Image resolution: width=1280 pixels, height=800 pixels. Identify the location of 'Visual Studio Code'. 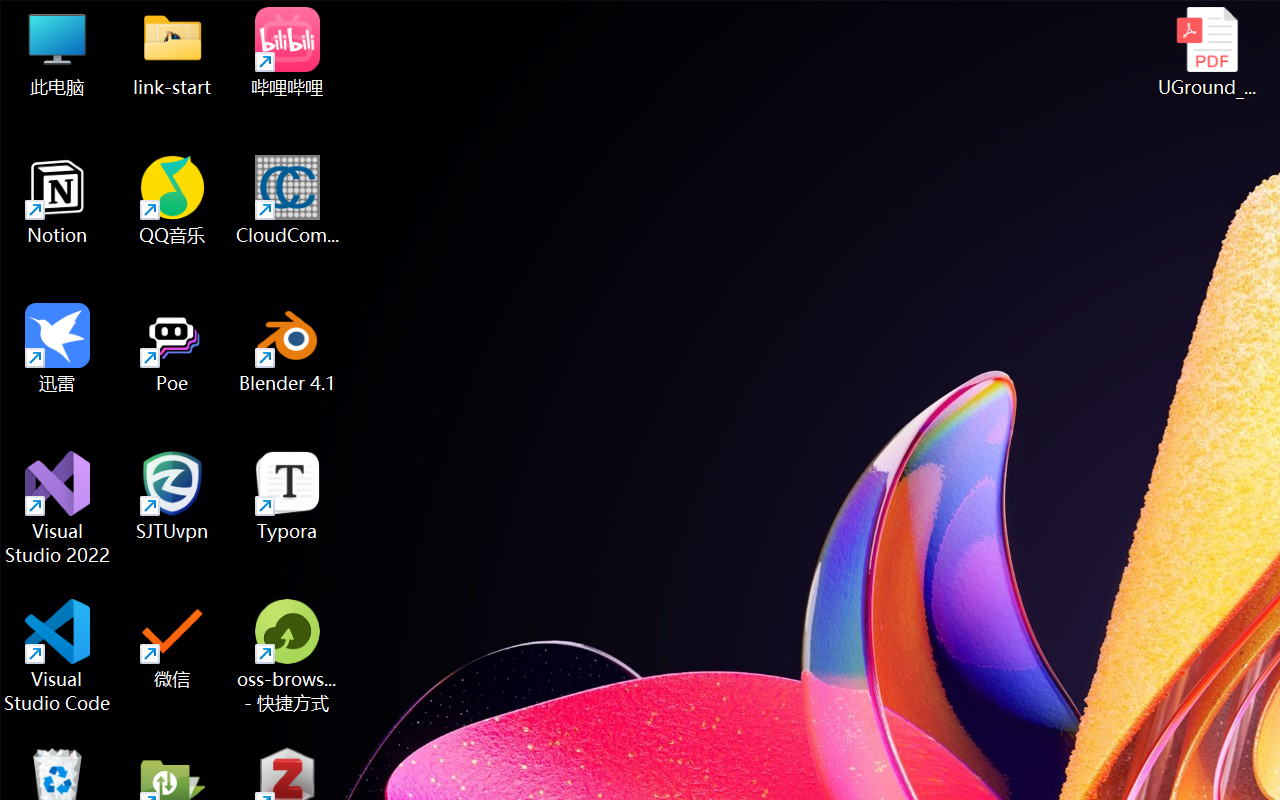
(57, 655).